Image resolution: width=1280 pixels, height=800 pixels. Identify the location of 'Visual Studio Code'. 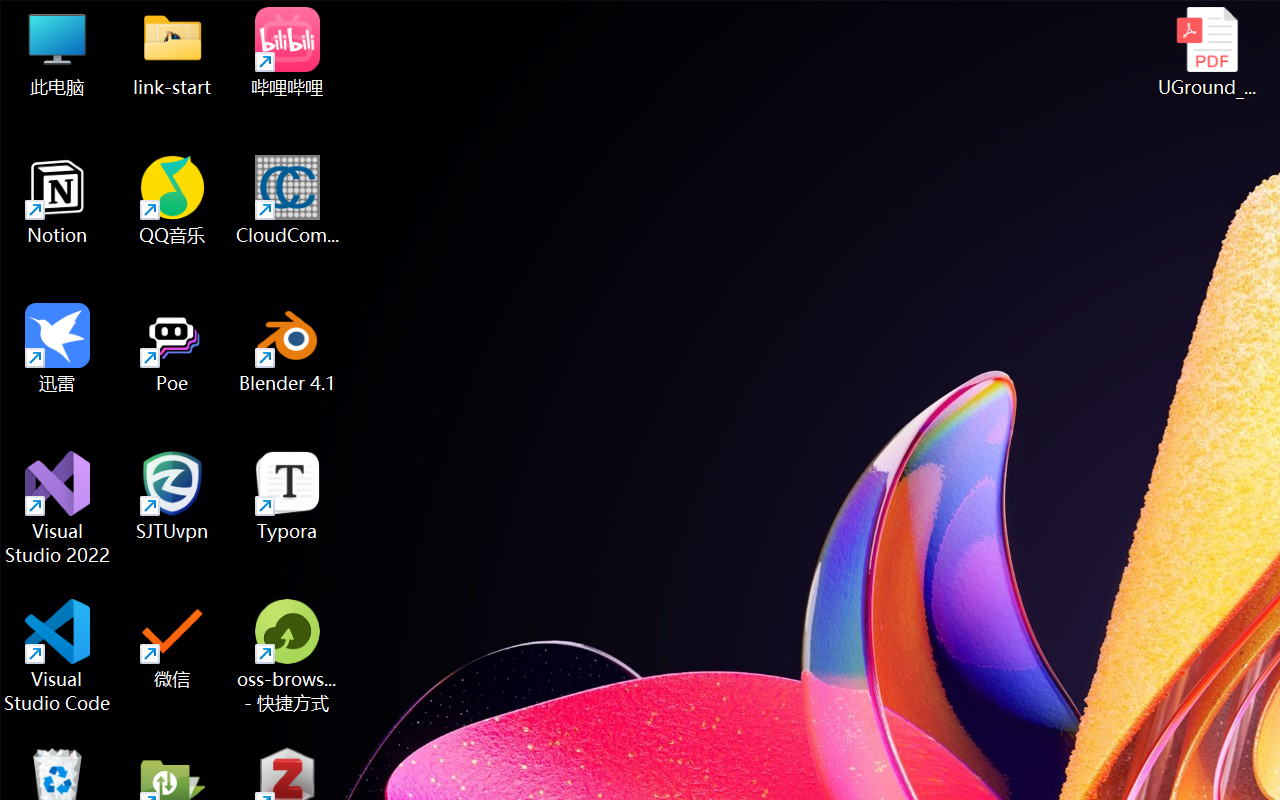
(57, 655).